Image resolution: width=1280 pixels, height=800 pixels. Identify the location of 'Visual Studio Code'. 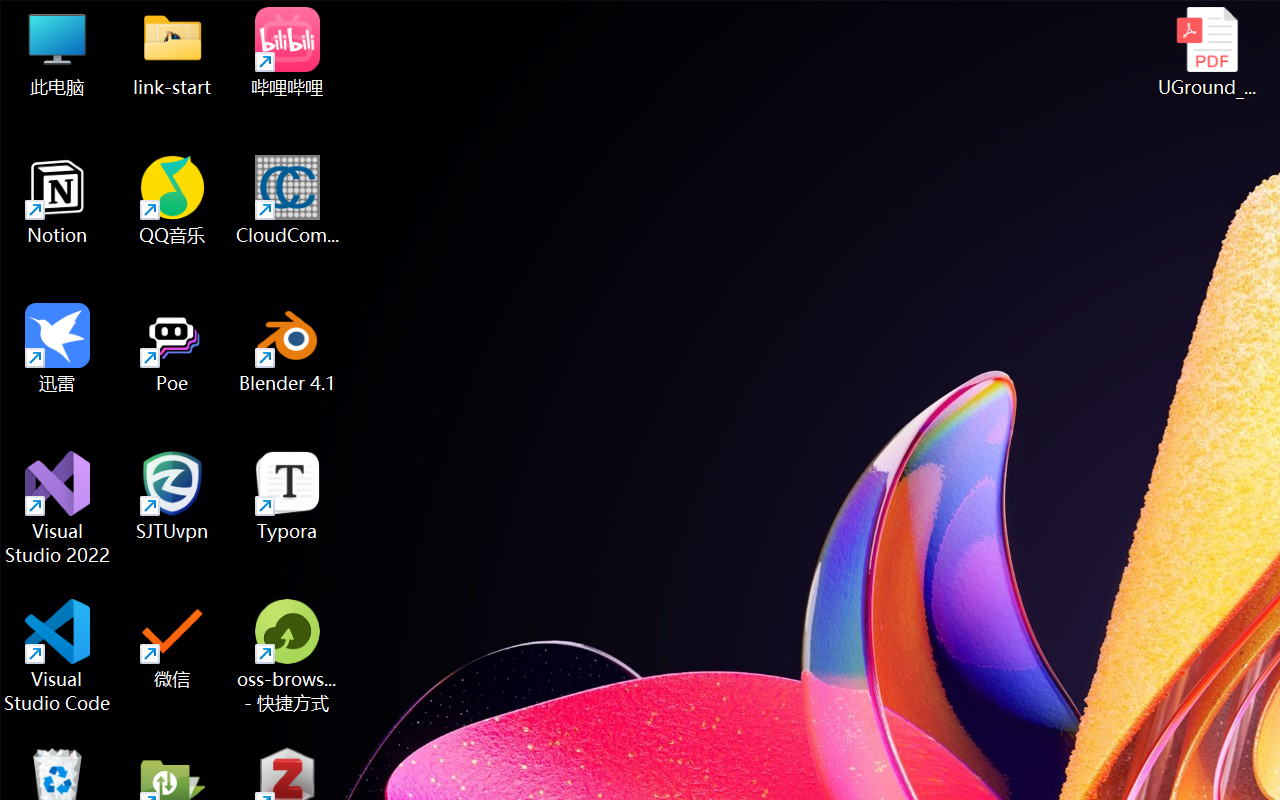
(57, 655).